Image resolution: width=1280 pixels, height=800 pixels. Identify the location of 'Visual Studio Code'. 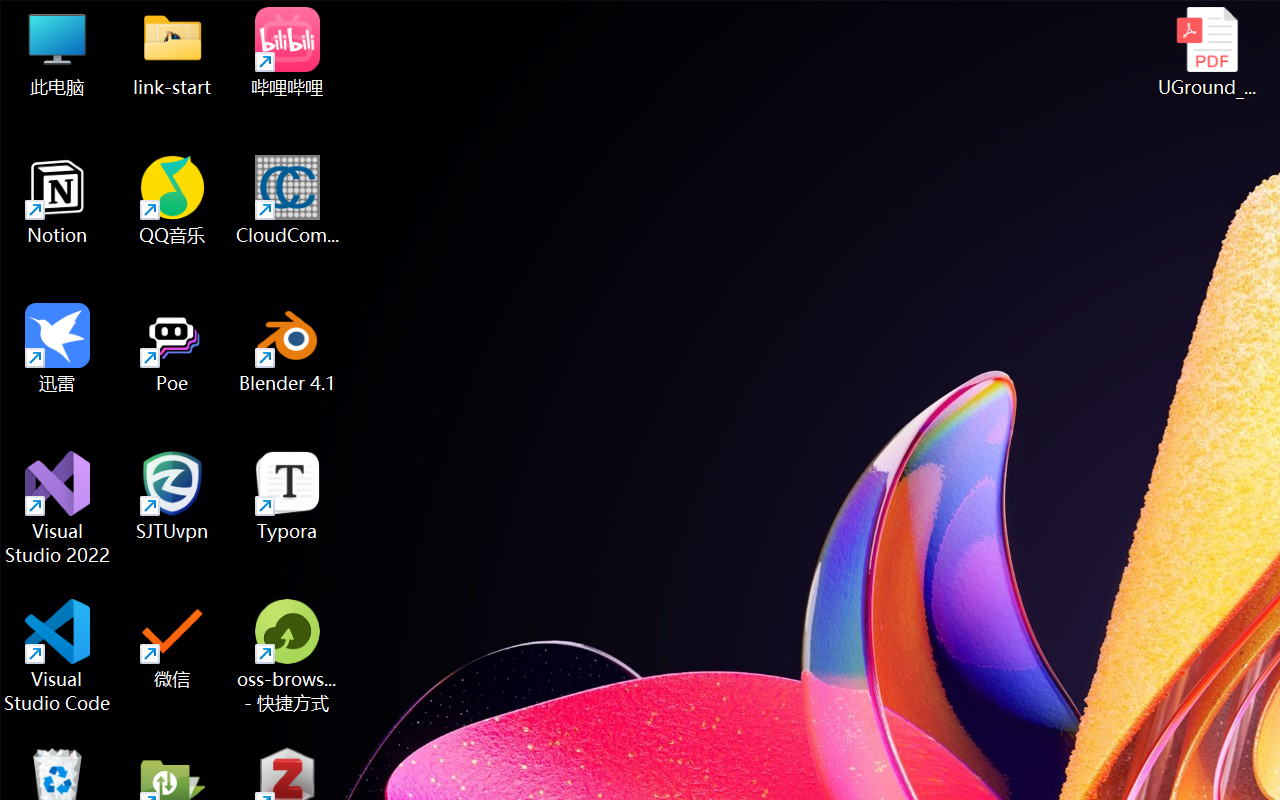
(57, 655).